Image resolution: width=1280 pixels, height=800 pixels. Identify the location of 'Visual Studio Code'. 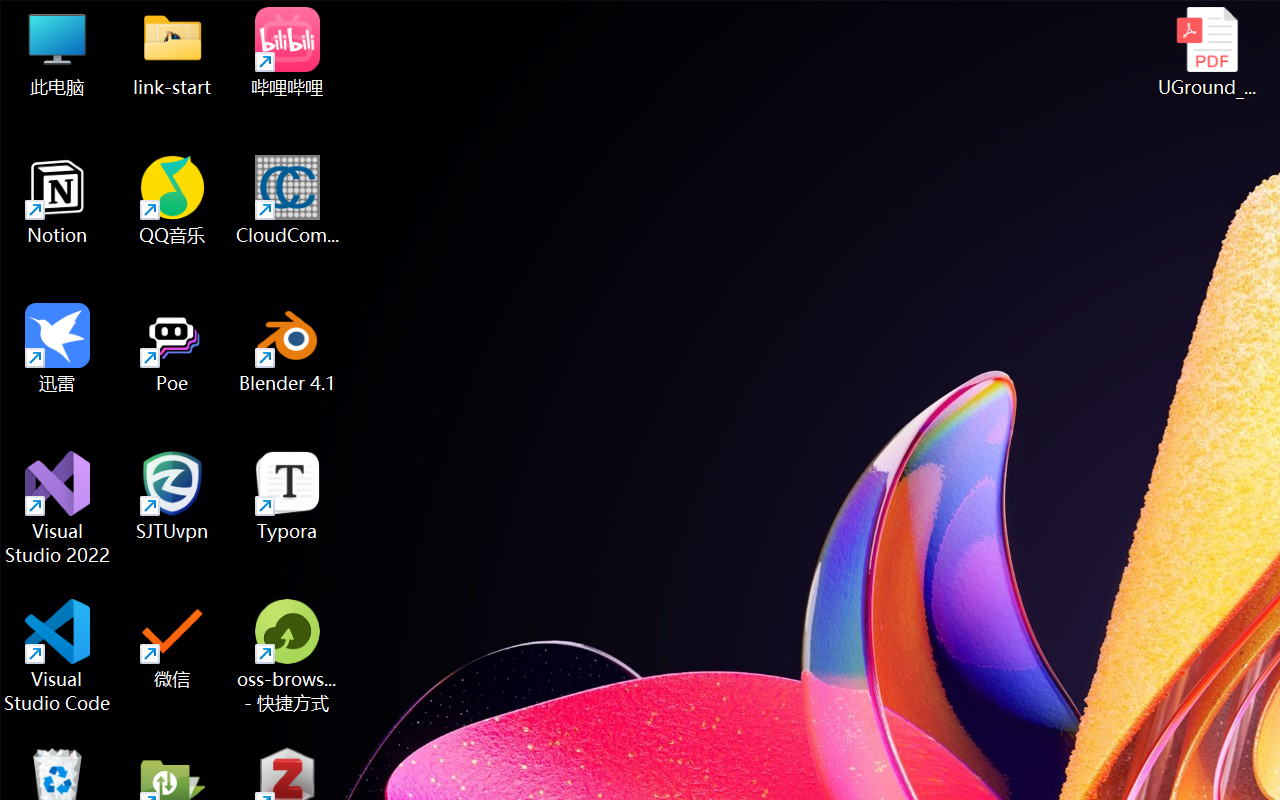
(57, 655).